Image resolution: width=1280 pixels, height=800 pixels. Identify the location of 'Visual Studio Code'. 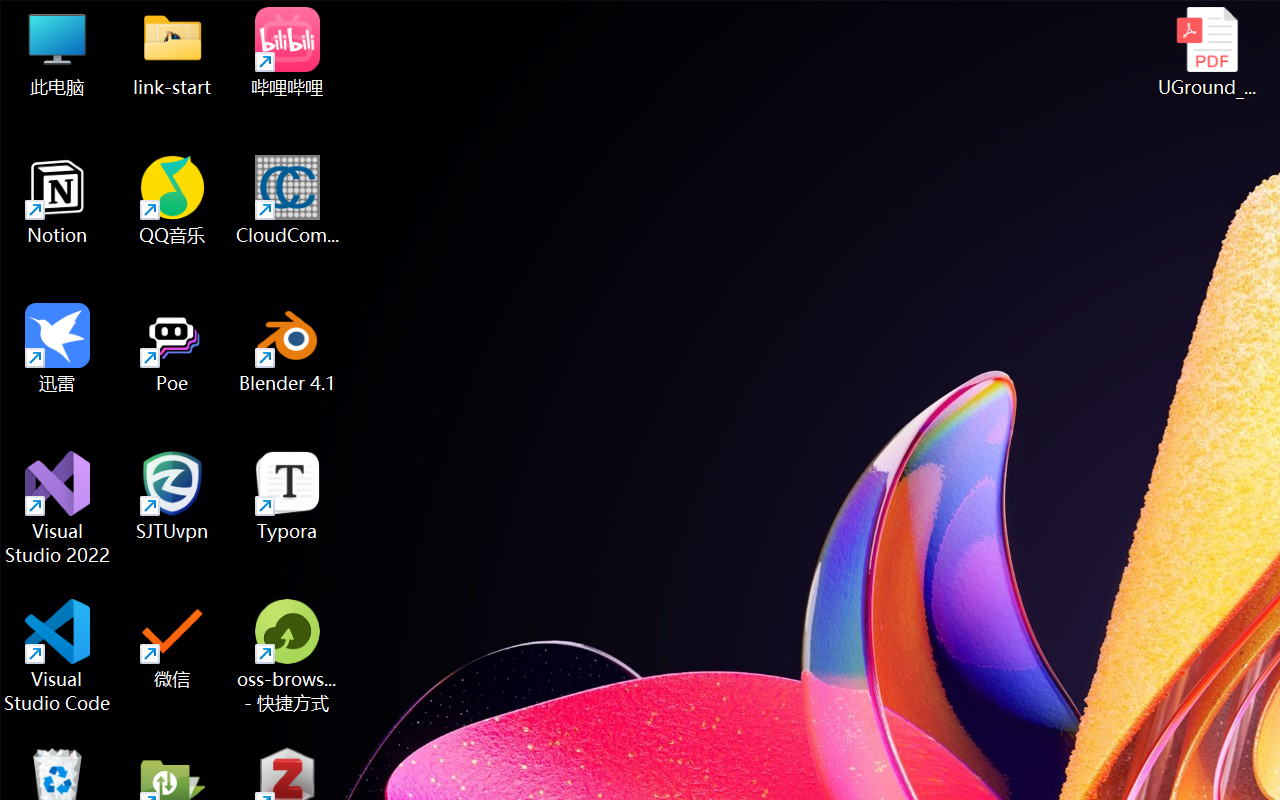
(57, 655).